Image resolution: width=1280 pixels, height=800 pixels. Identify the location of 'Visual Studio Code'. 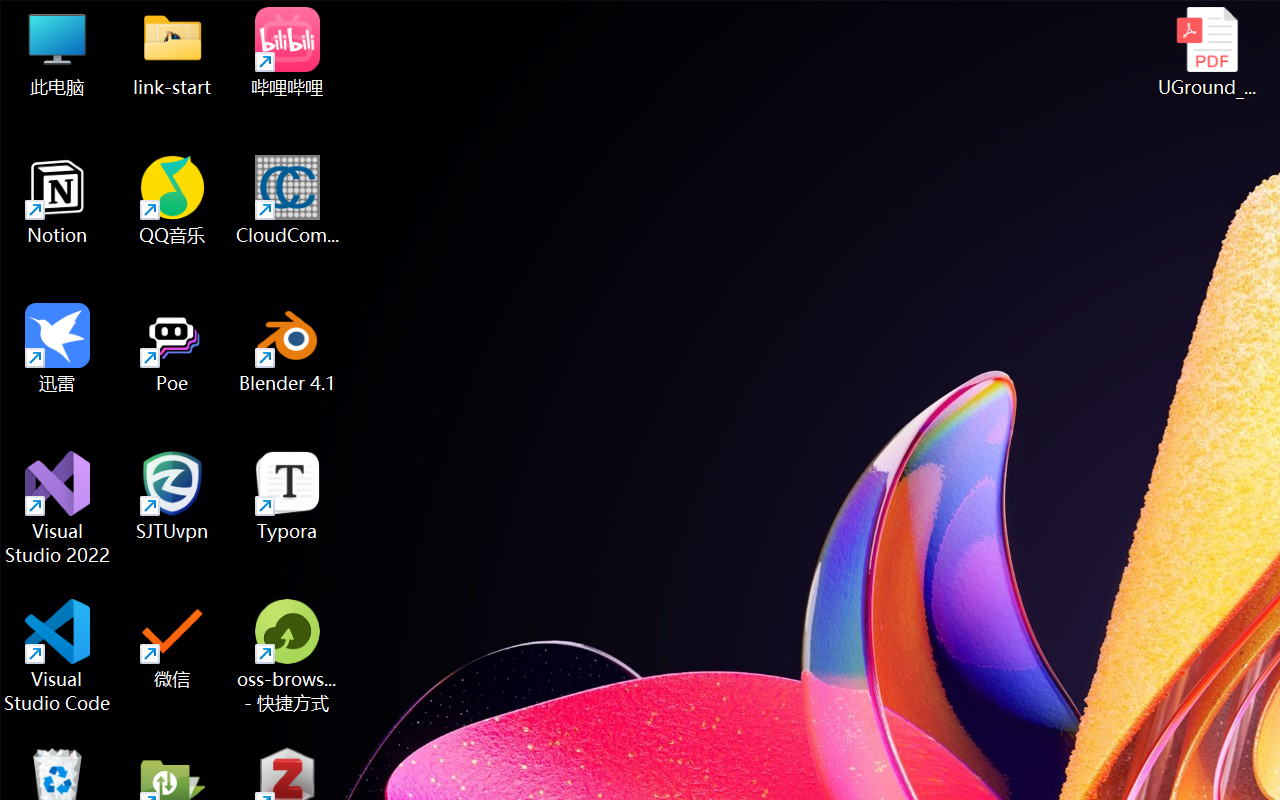
(57, 655).